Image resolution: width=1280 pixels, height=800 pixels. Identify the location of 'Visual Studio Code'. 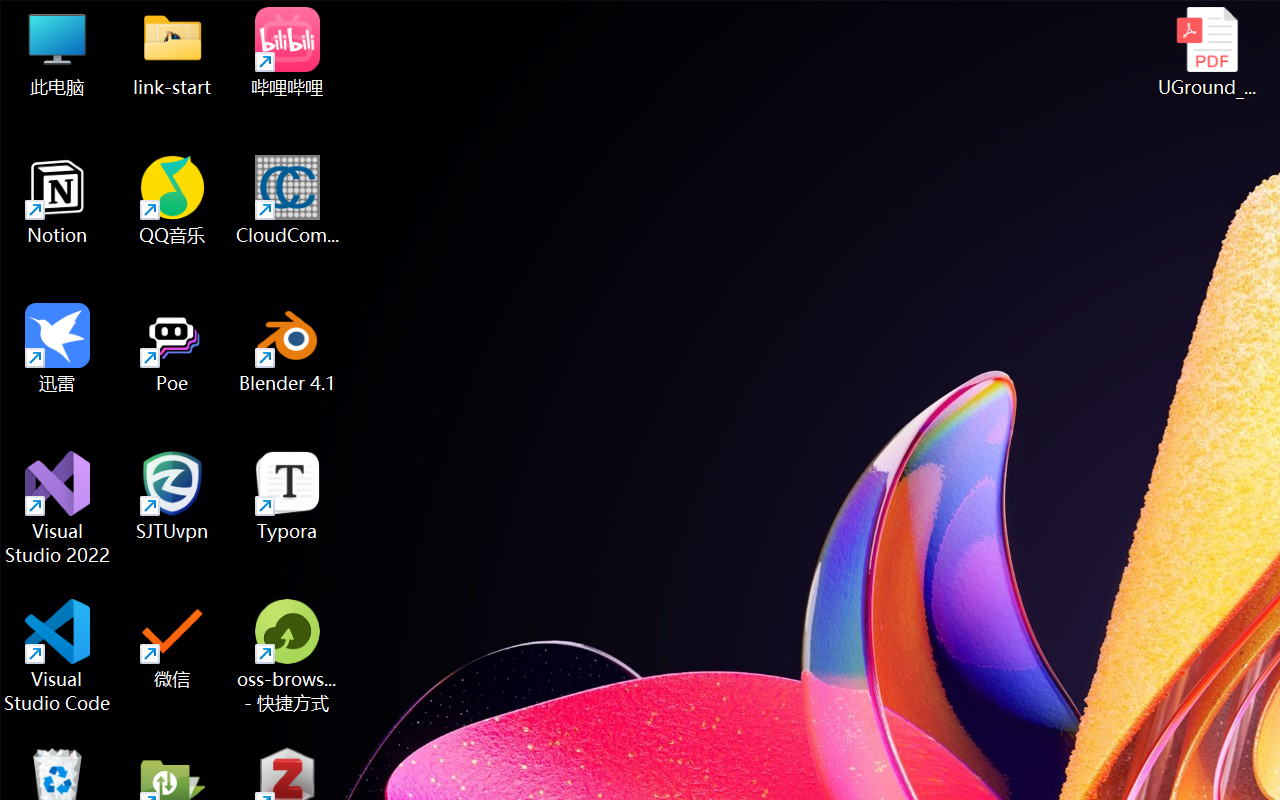
(57, 655).